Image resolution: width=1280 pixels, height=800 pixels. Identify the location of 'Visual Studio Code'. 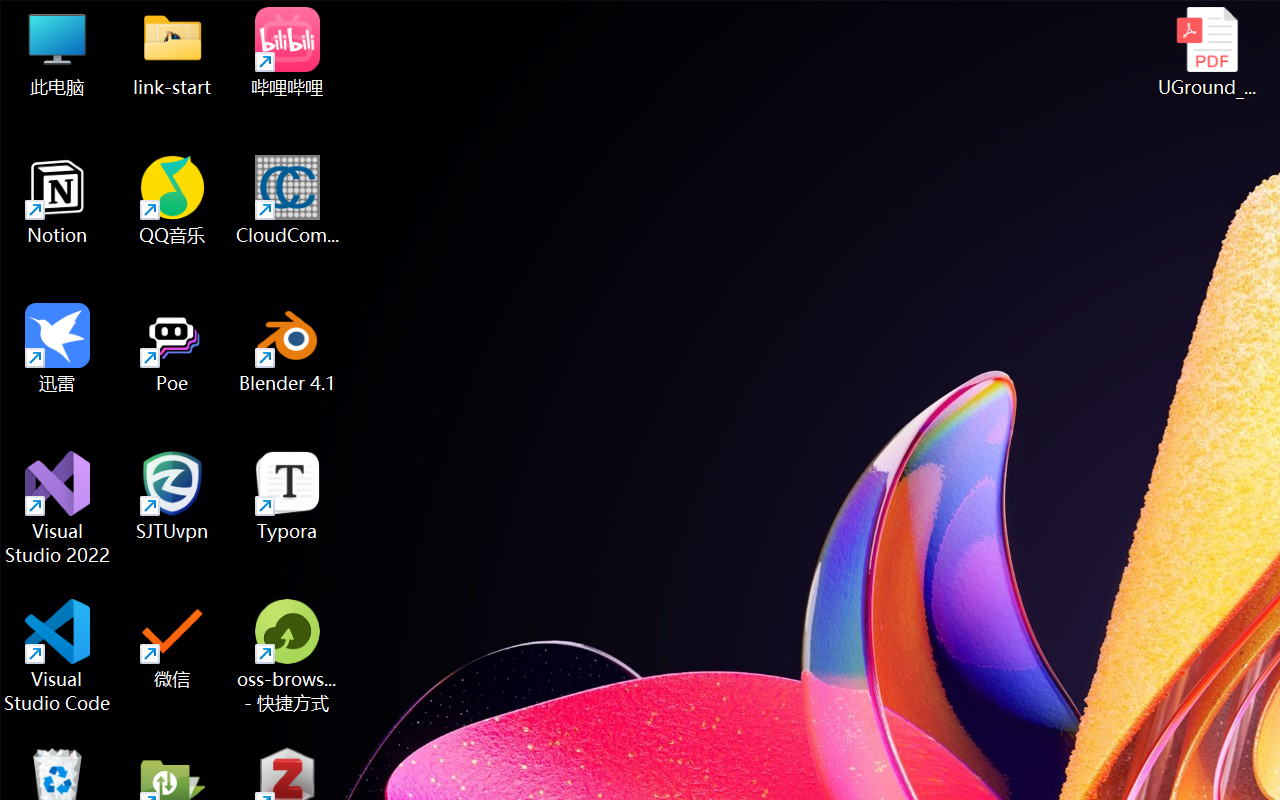
(57, 655).